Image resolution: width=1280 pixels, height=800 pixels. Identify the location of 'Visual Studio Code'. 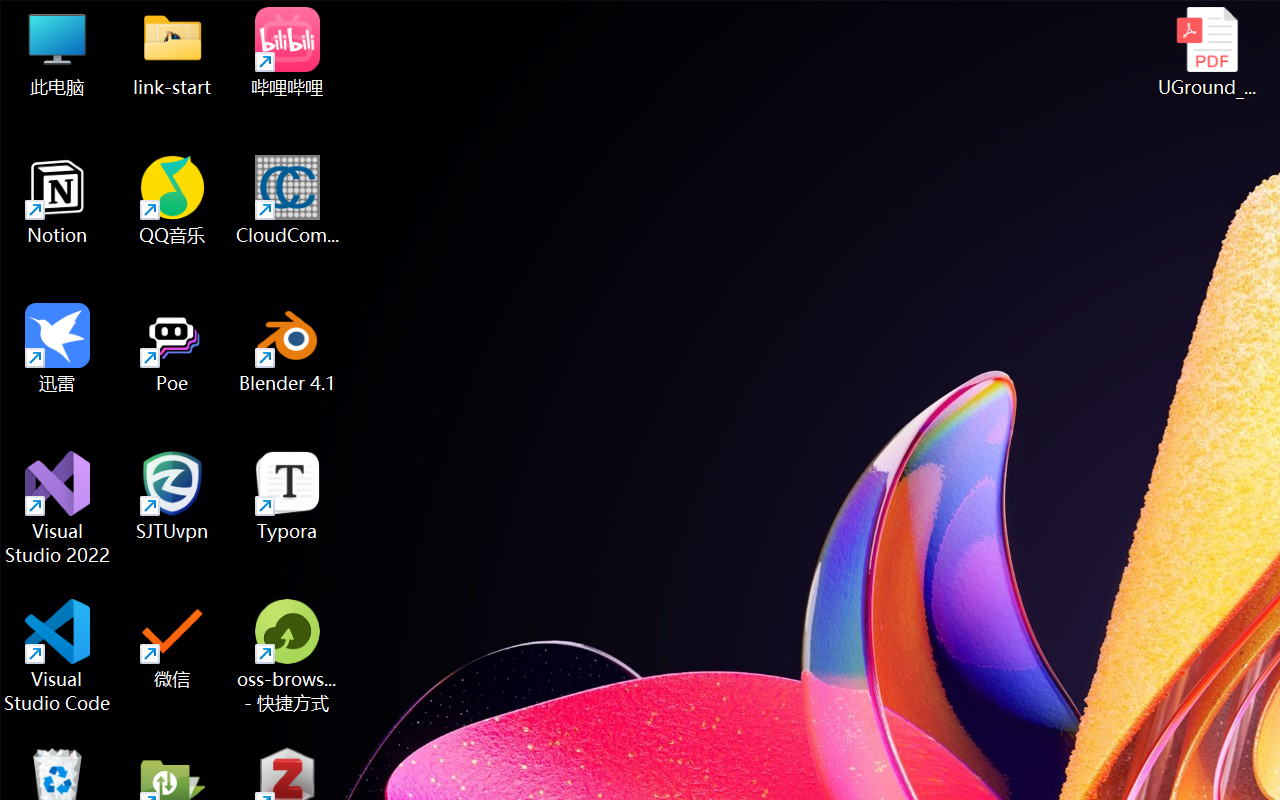
(57, 655).